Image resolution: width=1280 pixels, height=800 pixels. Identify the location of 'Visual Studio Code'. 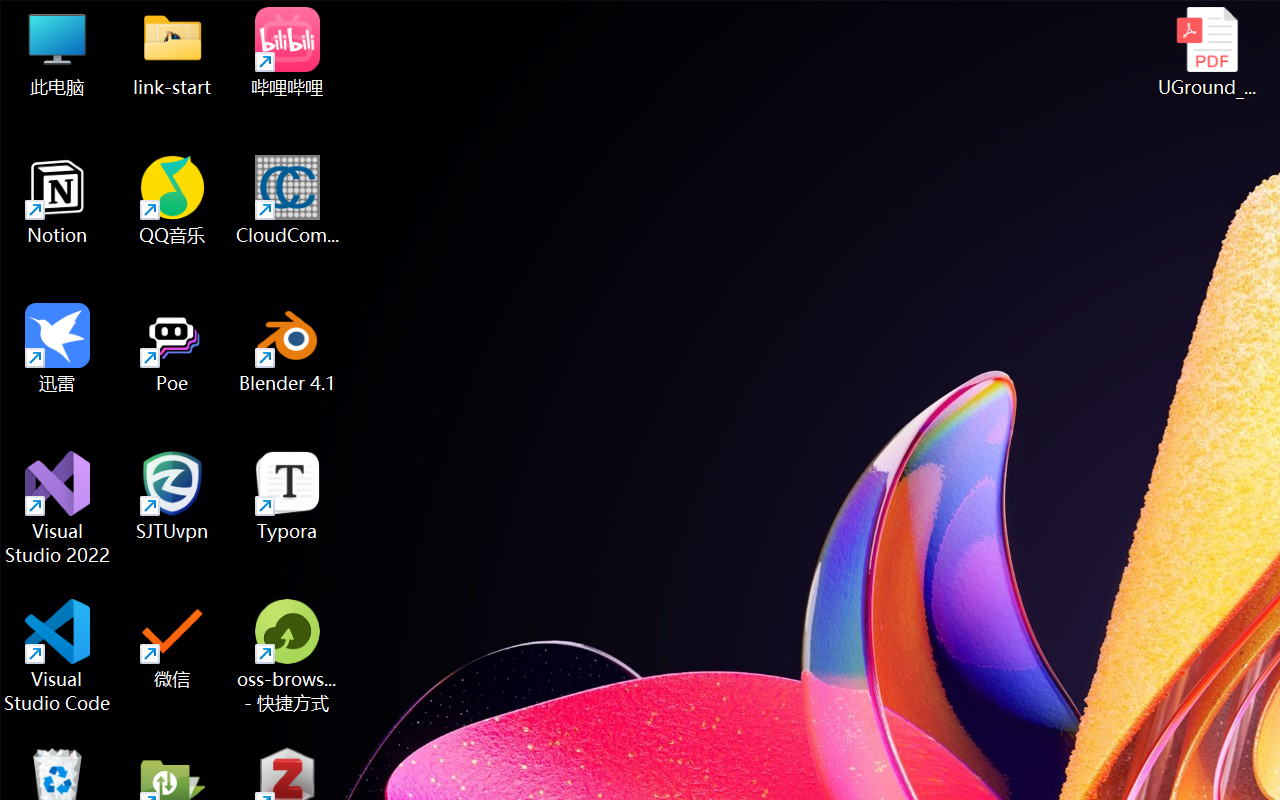
(57, 655).